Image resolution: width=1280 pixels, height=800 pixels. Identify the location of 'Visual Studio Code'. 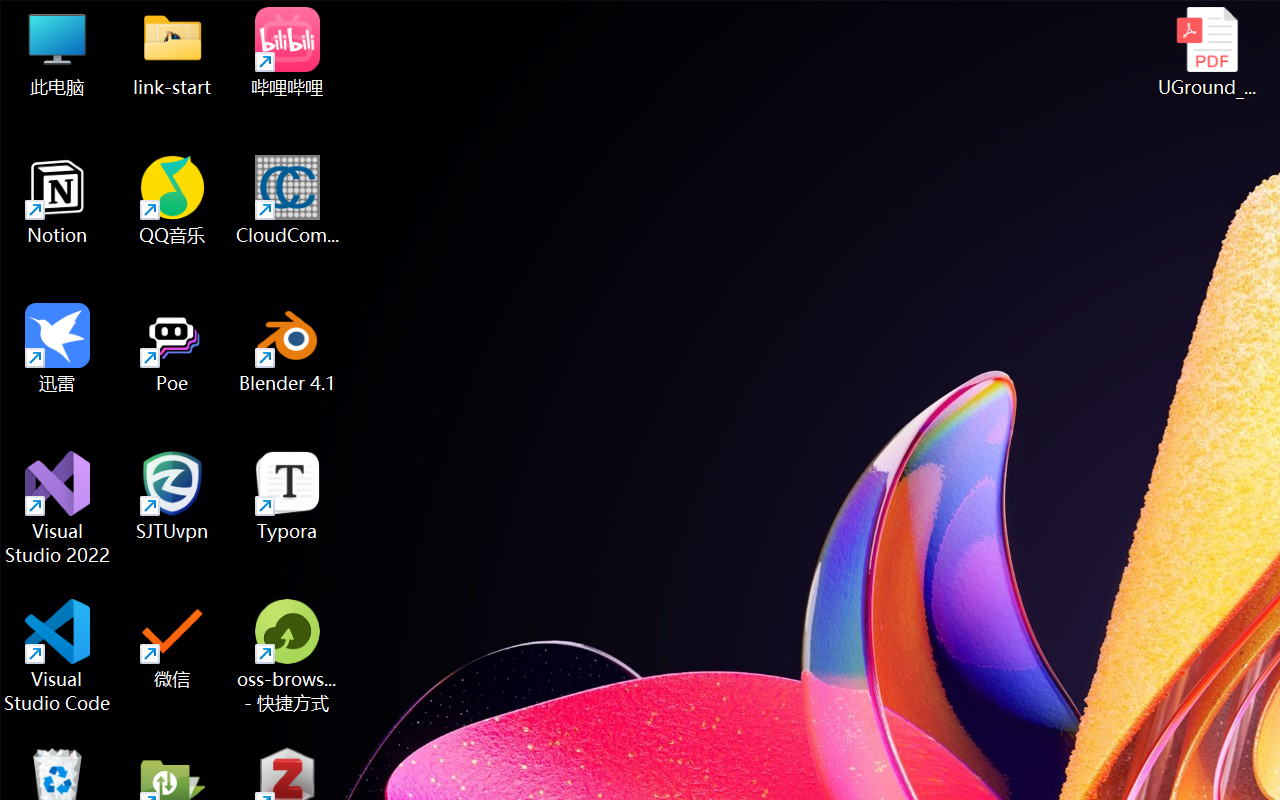
(57, 655).